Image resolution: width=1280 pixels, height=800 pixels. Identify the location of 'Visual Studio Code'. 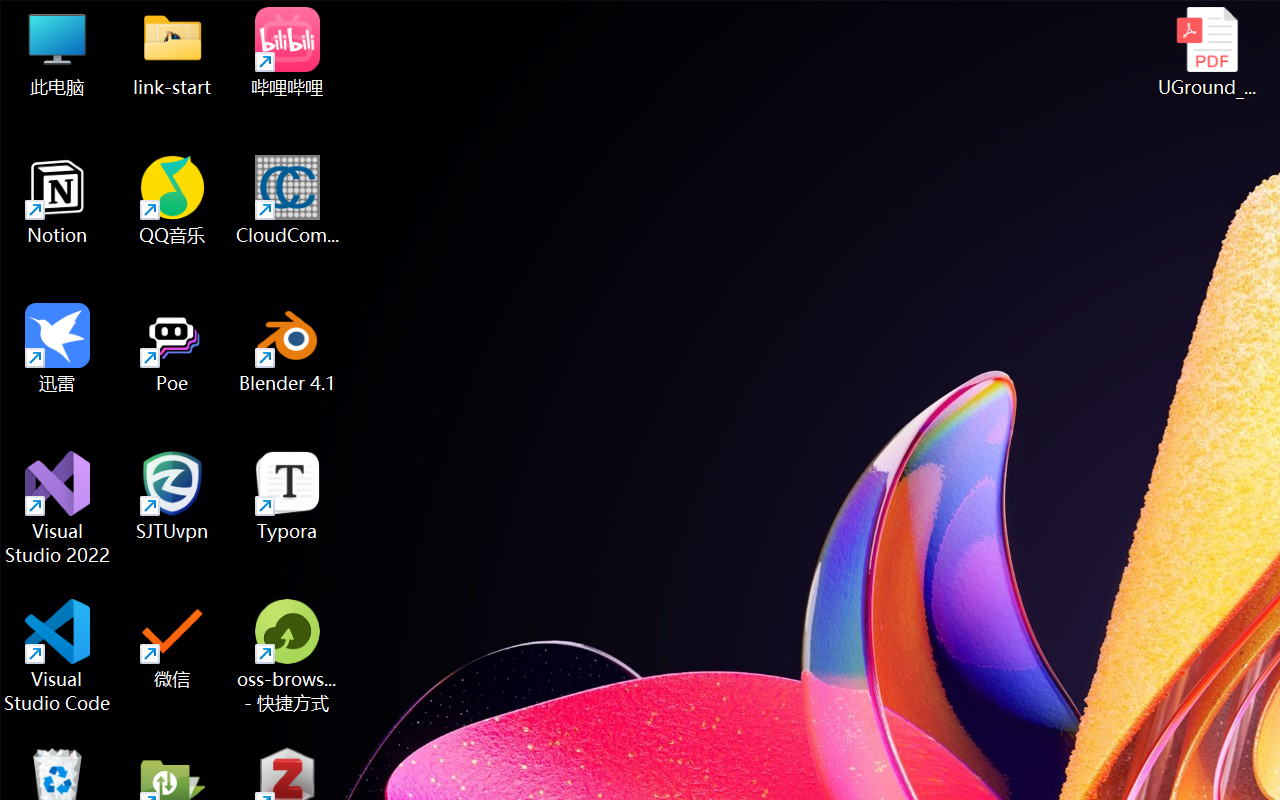
(57, 655).